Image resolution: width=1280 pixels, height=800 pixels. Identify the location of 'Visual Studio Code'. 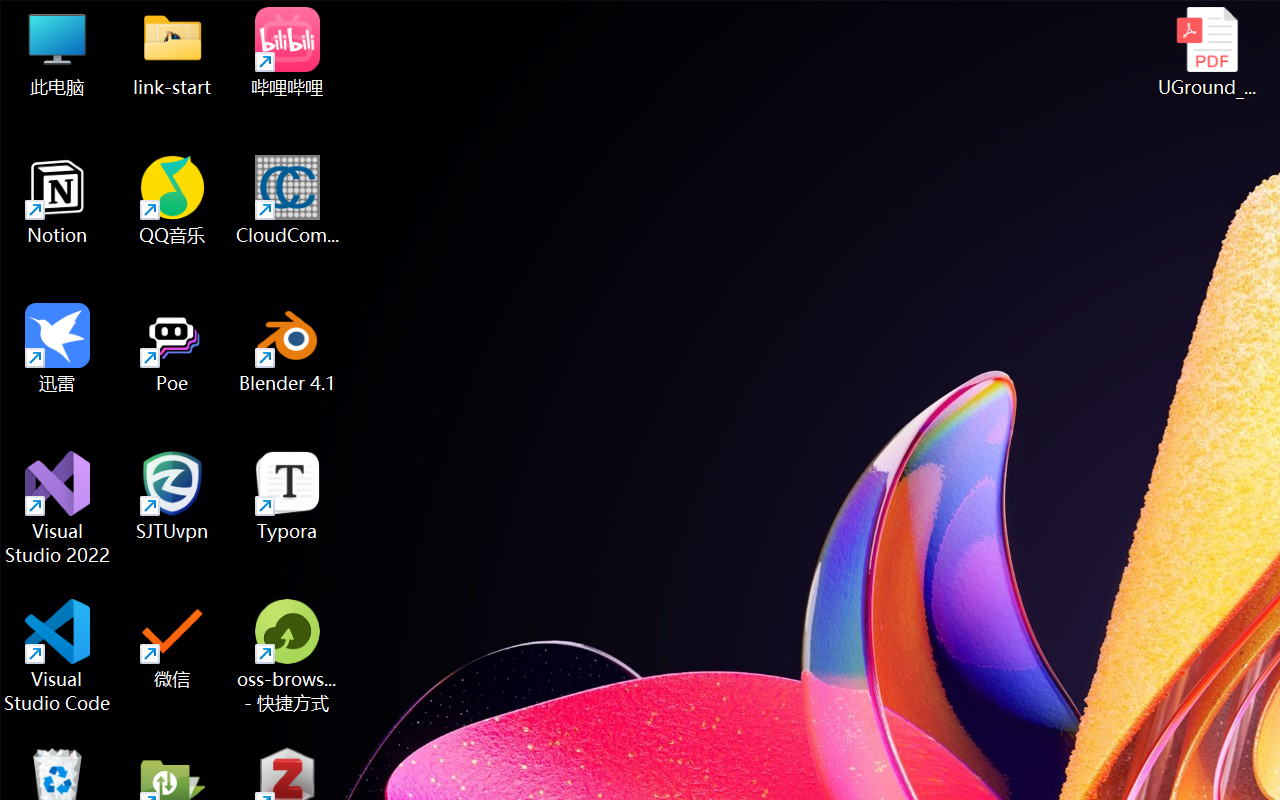
(57, 655).